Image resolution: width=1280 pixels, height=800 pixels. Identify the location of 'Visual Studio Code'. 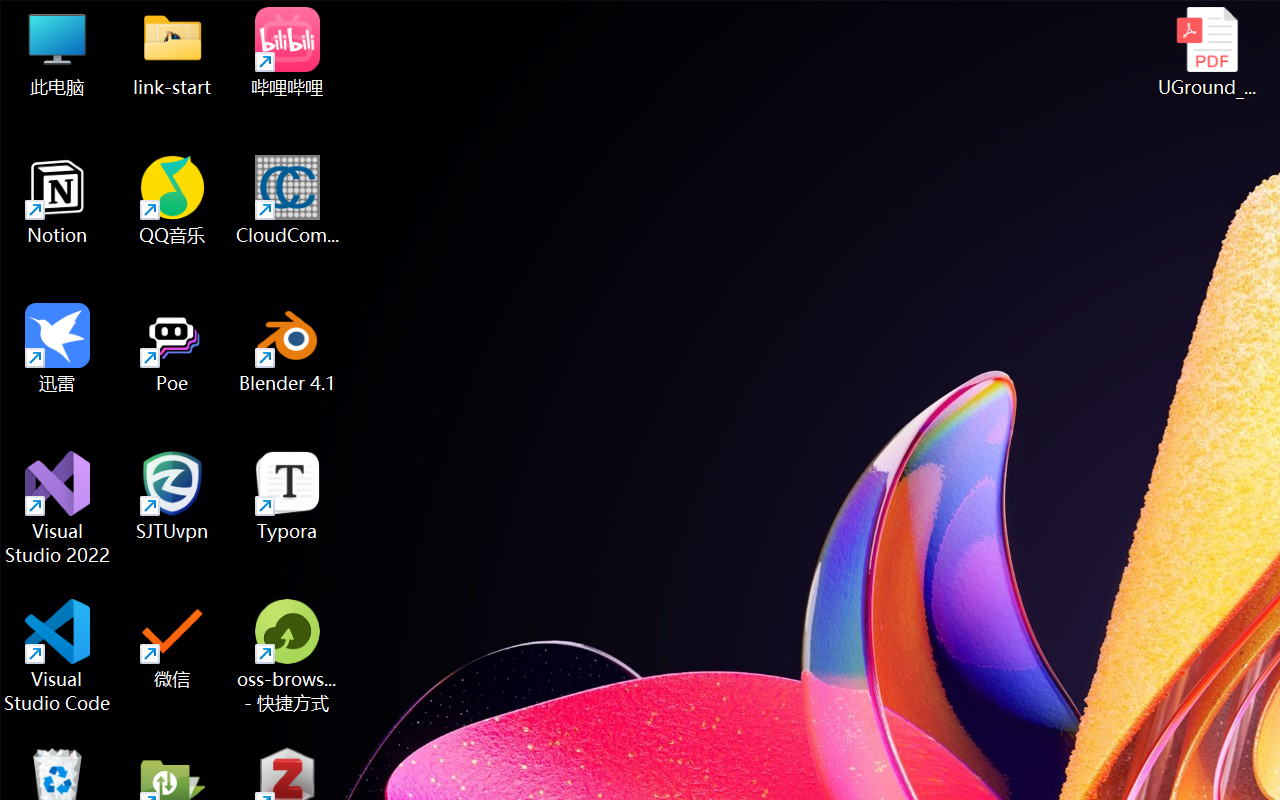
(57, 655).